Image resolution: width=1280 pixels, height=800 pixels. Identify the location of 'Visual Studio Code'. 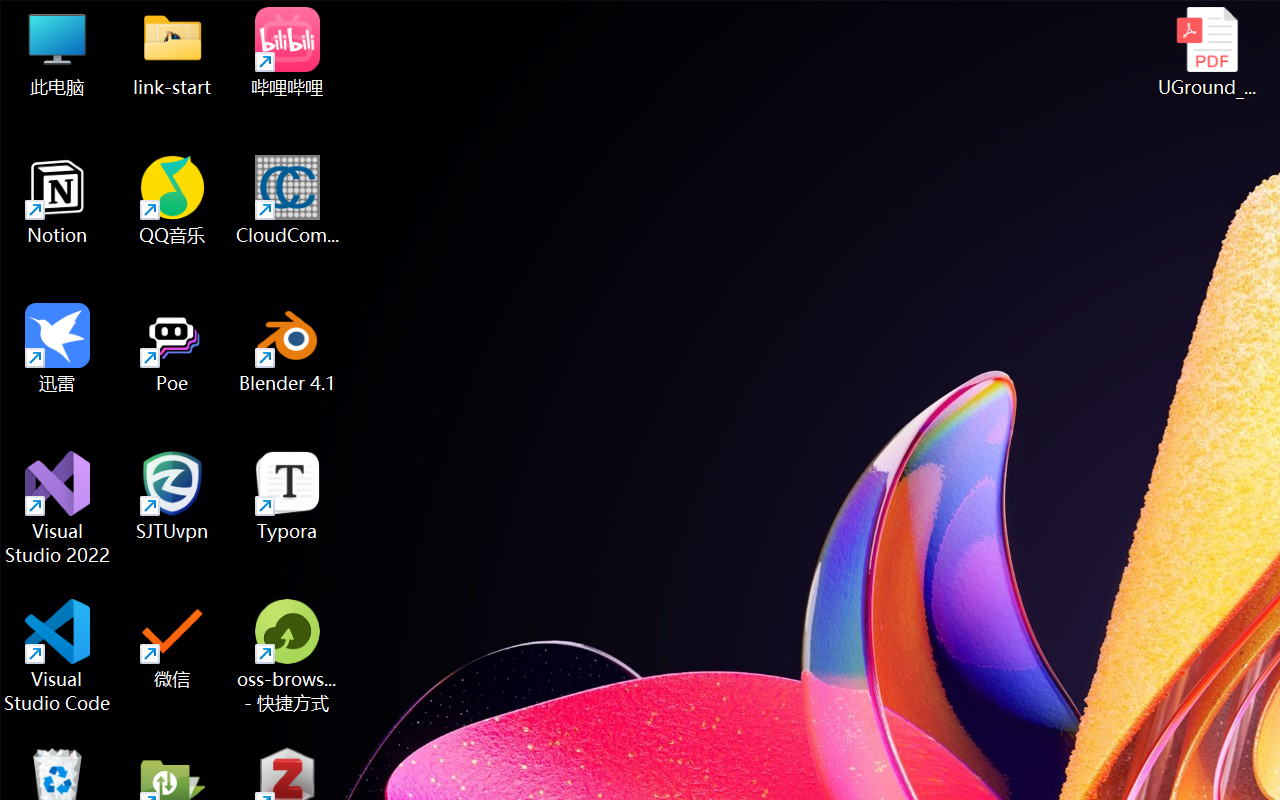
(57, 655).